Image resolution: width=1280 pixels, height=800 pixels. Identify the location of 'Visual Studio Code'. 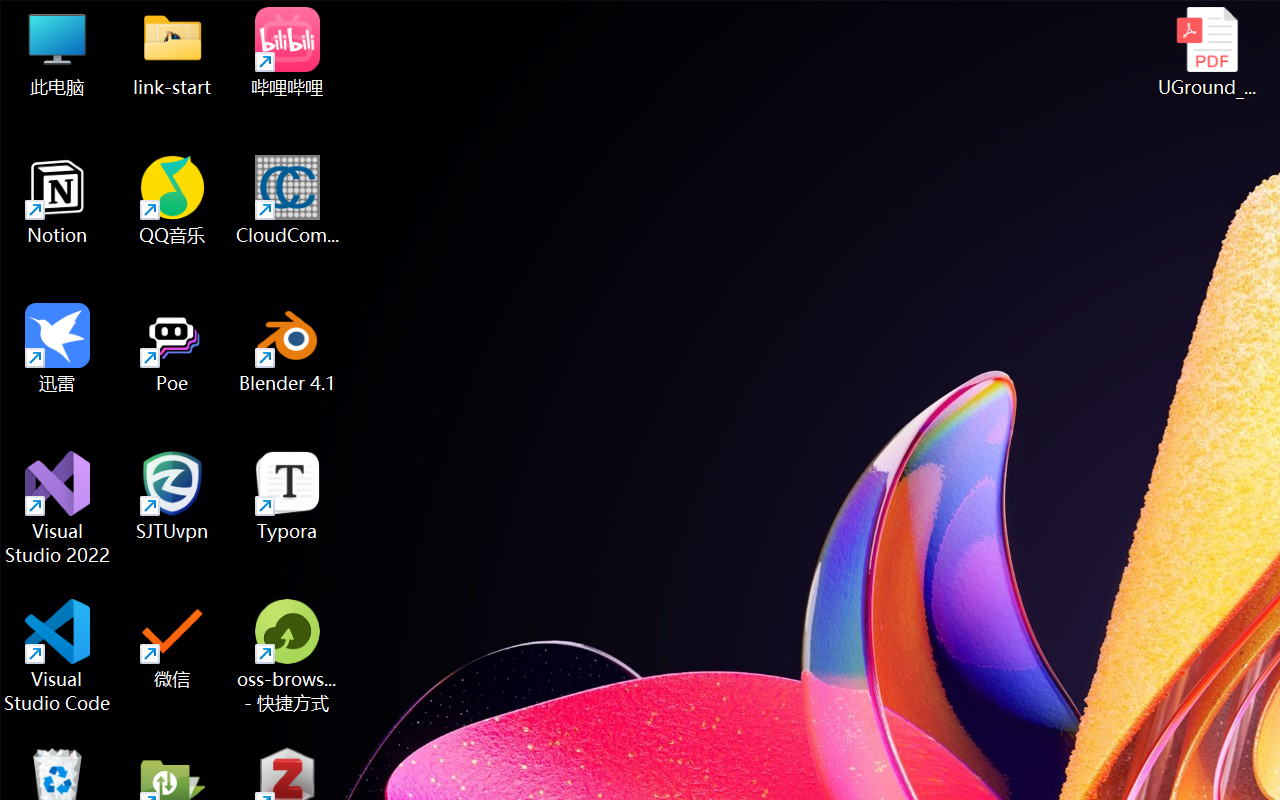
(57, 655).